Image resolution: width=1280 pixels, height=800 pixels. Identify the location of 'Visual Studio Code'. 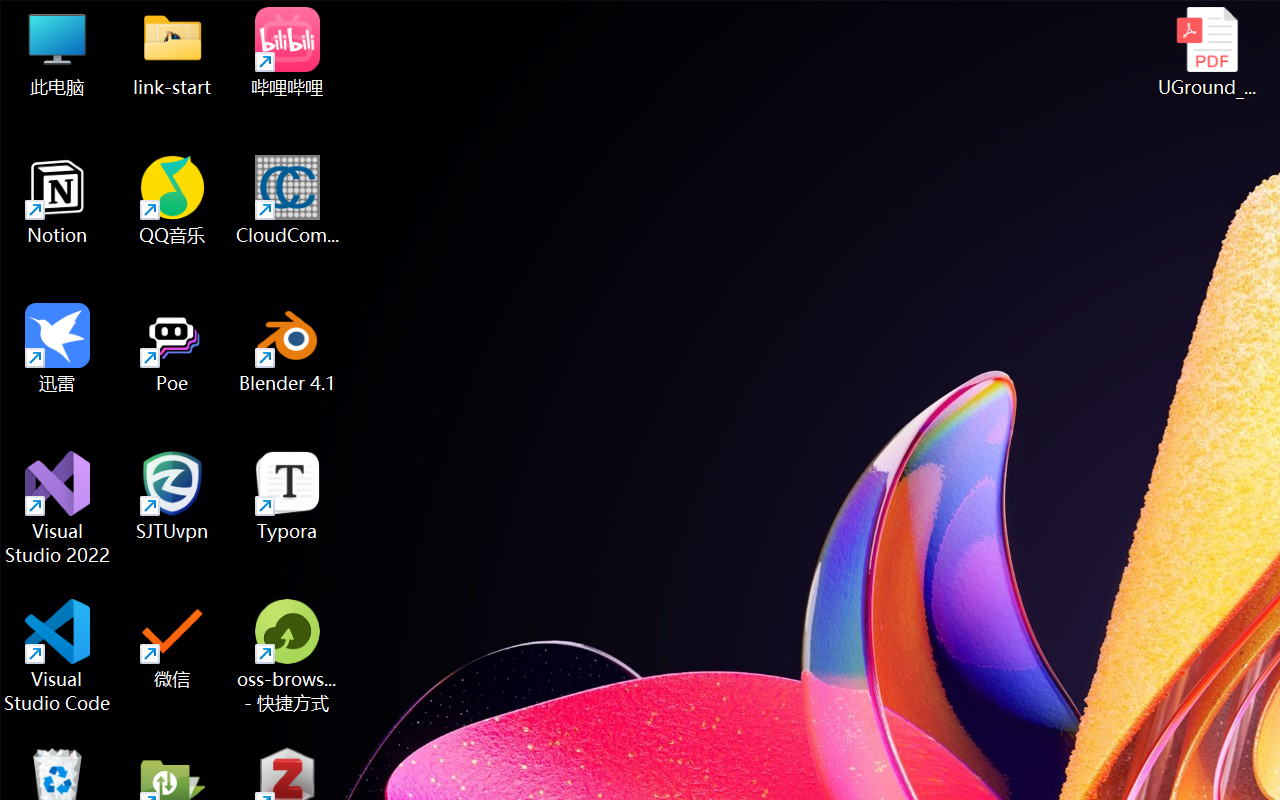
(57, 655).